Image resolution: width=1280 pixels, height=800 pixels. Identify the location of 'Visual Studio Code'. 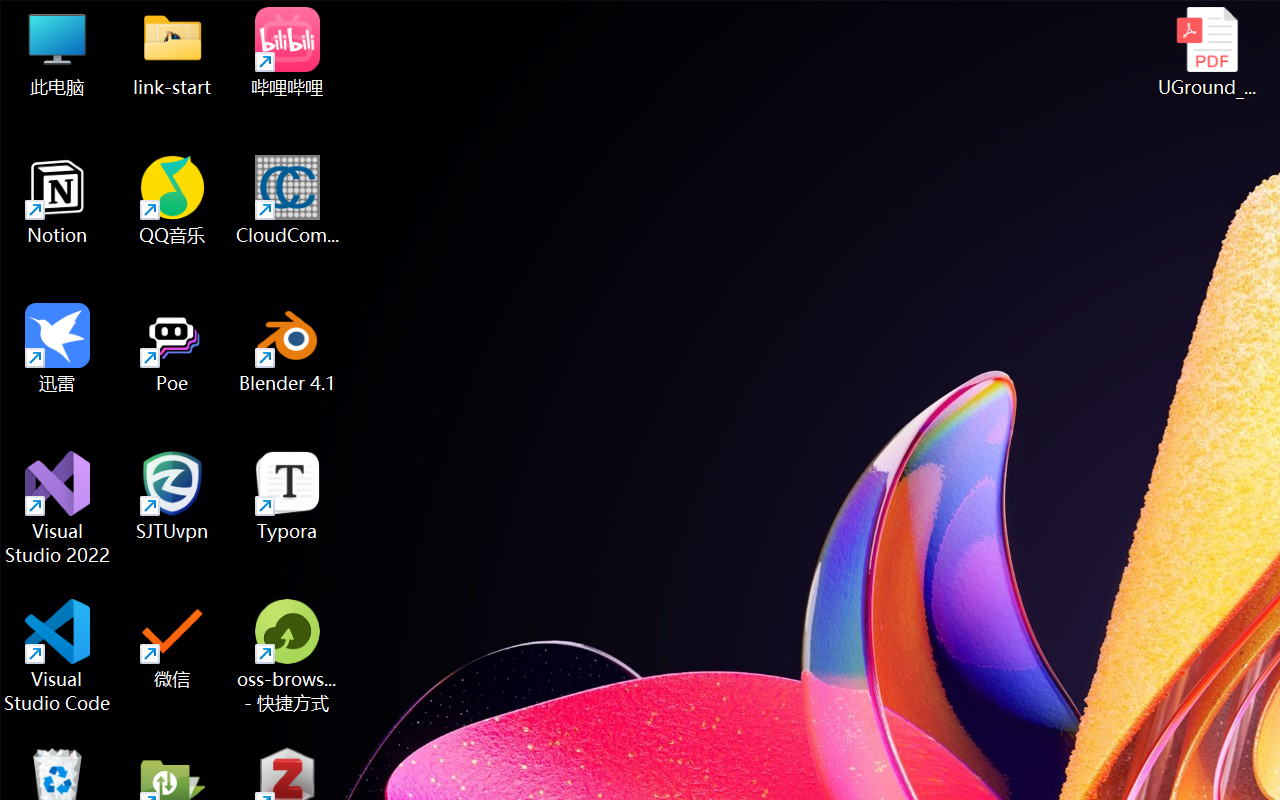
(57, 655).